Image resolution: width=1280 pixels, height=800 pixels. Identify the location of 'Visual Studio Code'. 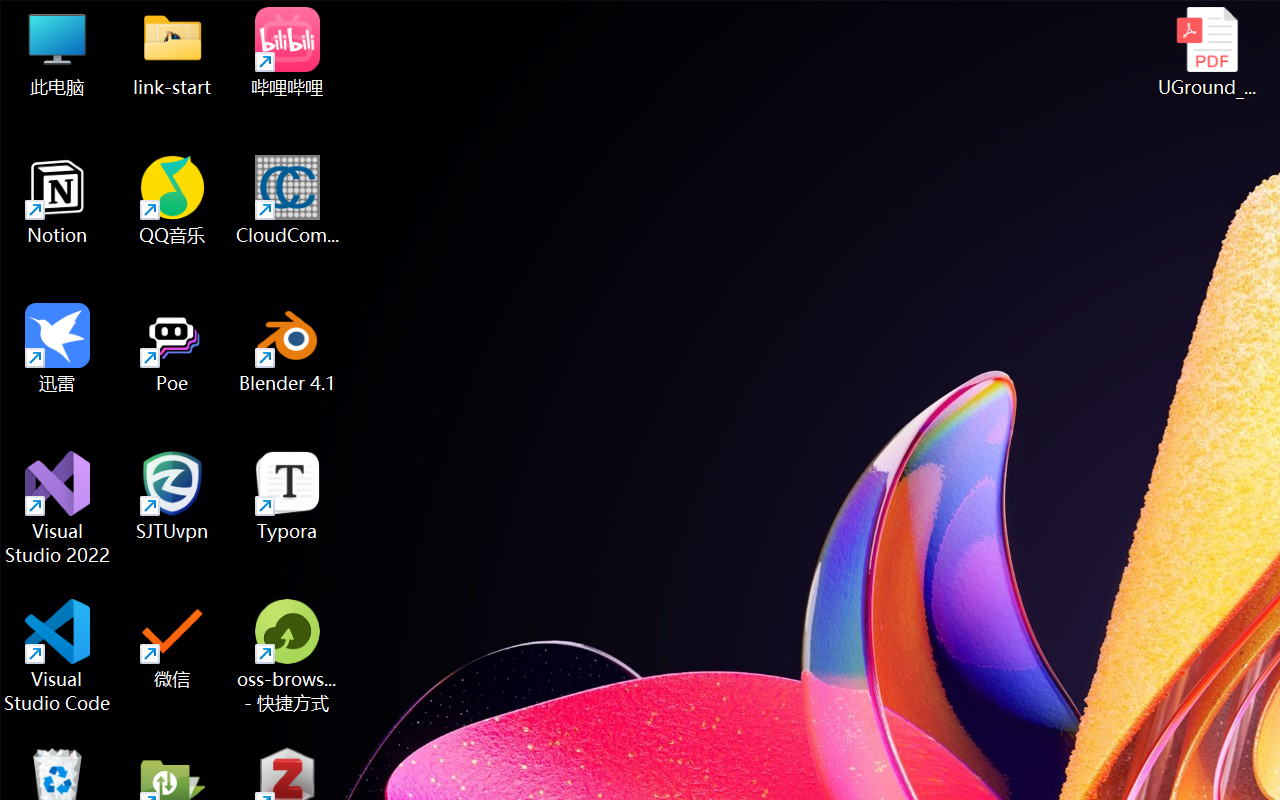
(57, 655).